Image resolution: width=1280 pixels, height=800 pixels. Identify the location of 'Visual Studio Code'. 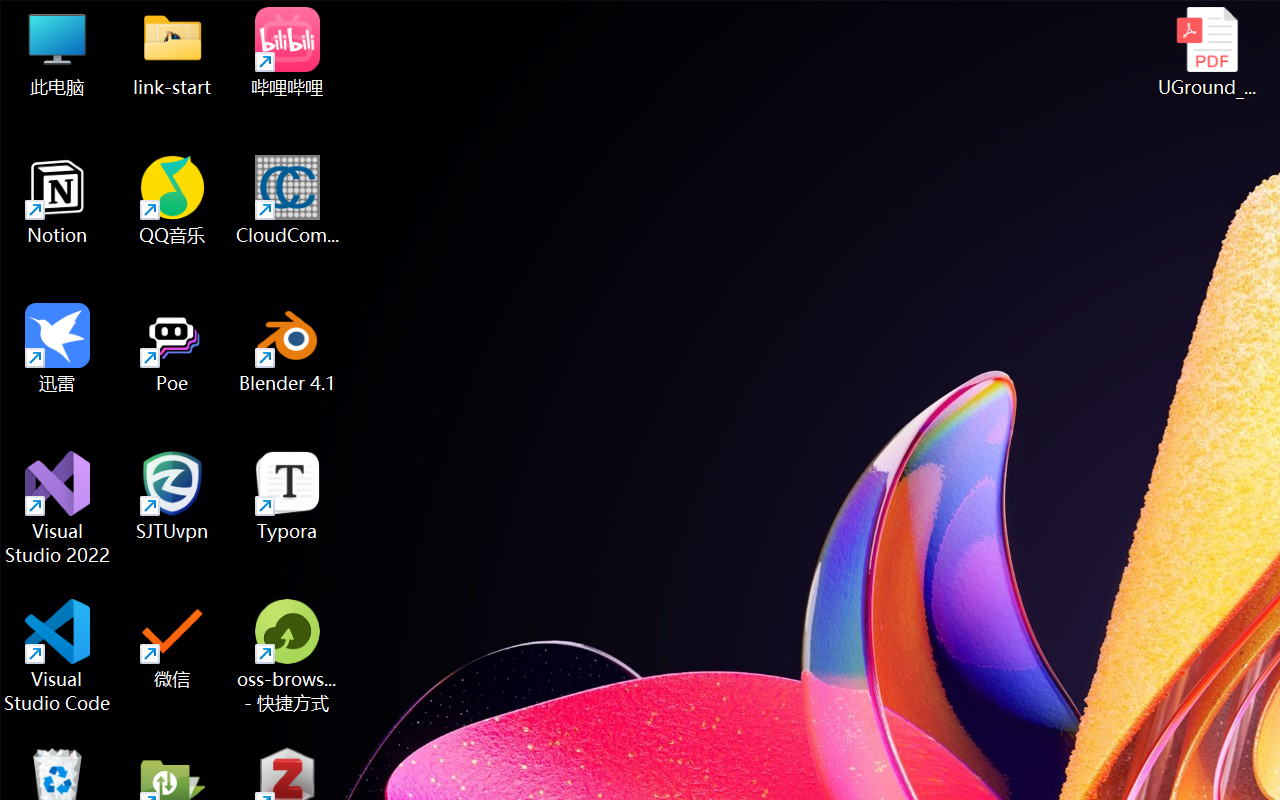
(57, 655).